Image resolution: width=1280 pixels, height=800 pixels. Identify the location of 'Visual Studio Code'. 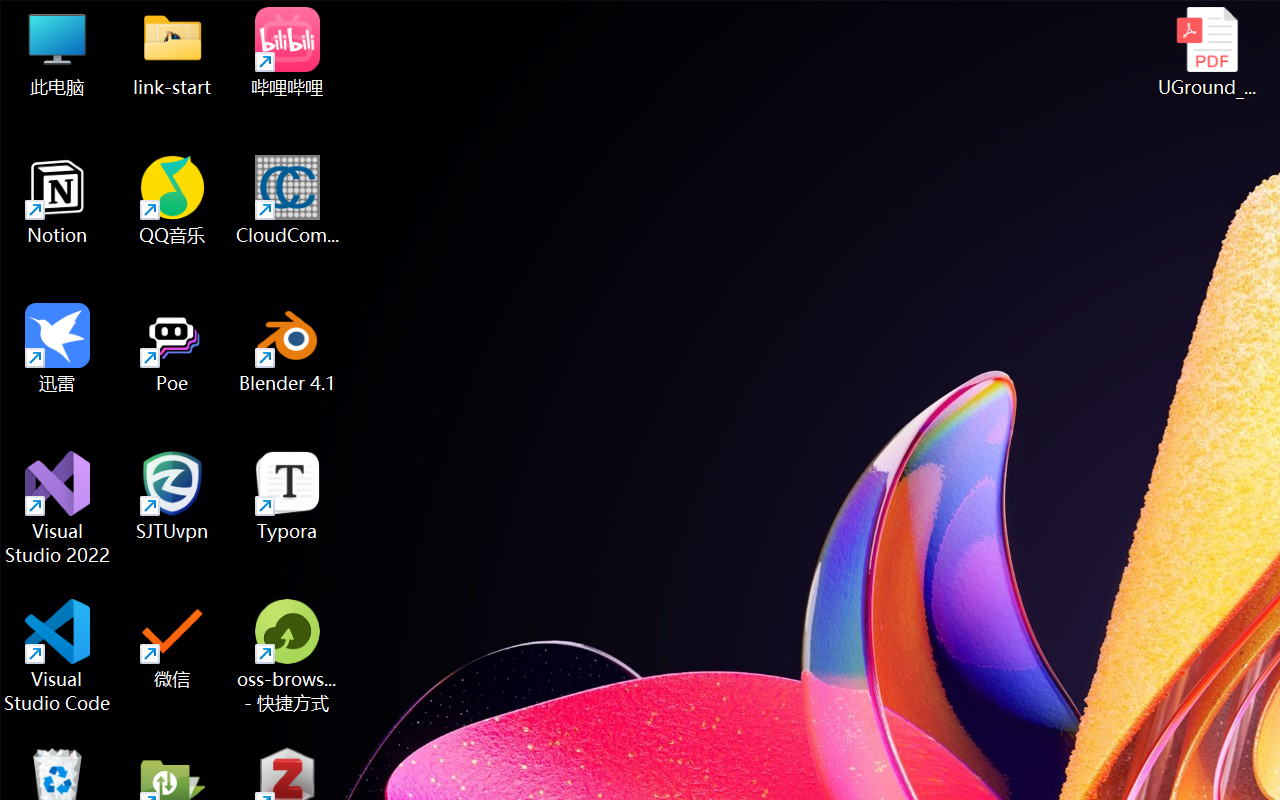
(57, 655).